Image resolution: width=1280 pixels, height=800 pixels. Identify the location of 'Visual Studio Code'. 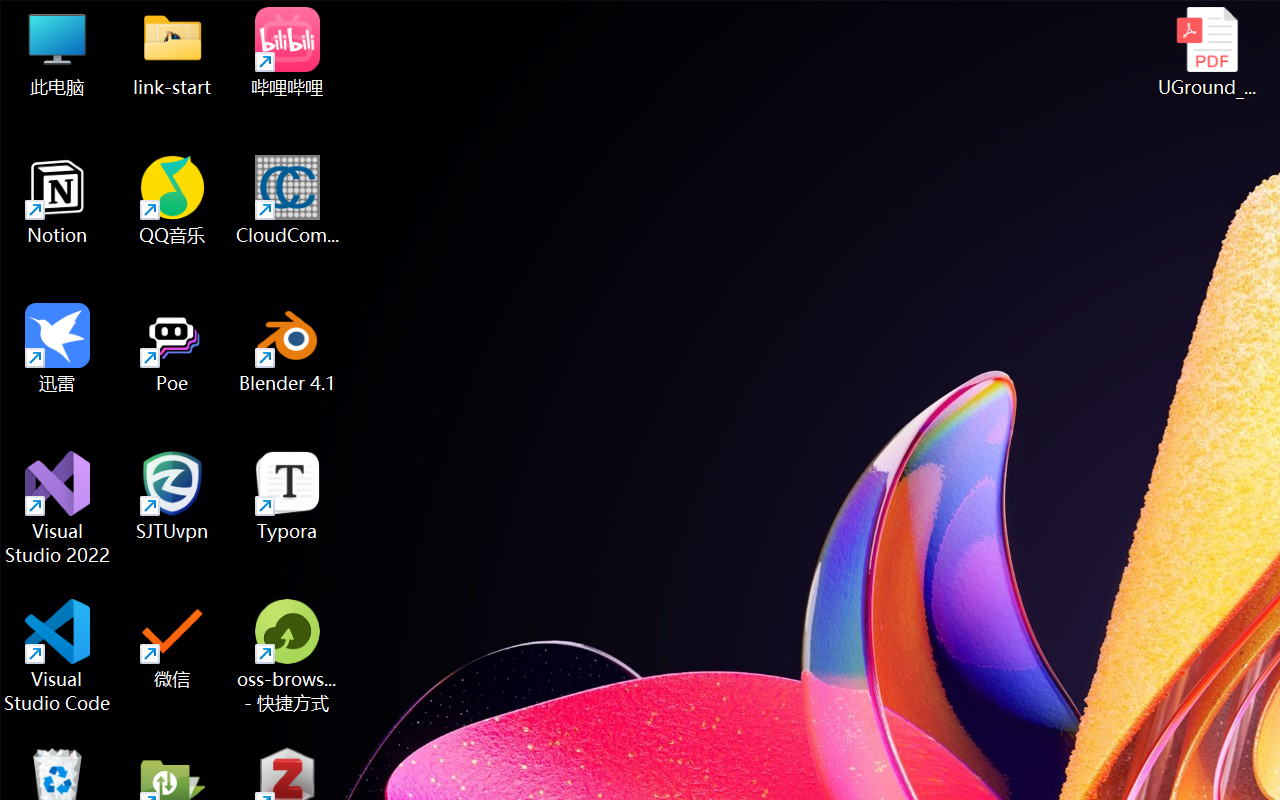
(57, 655).